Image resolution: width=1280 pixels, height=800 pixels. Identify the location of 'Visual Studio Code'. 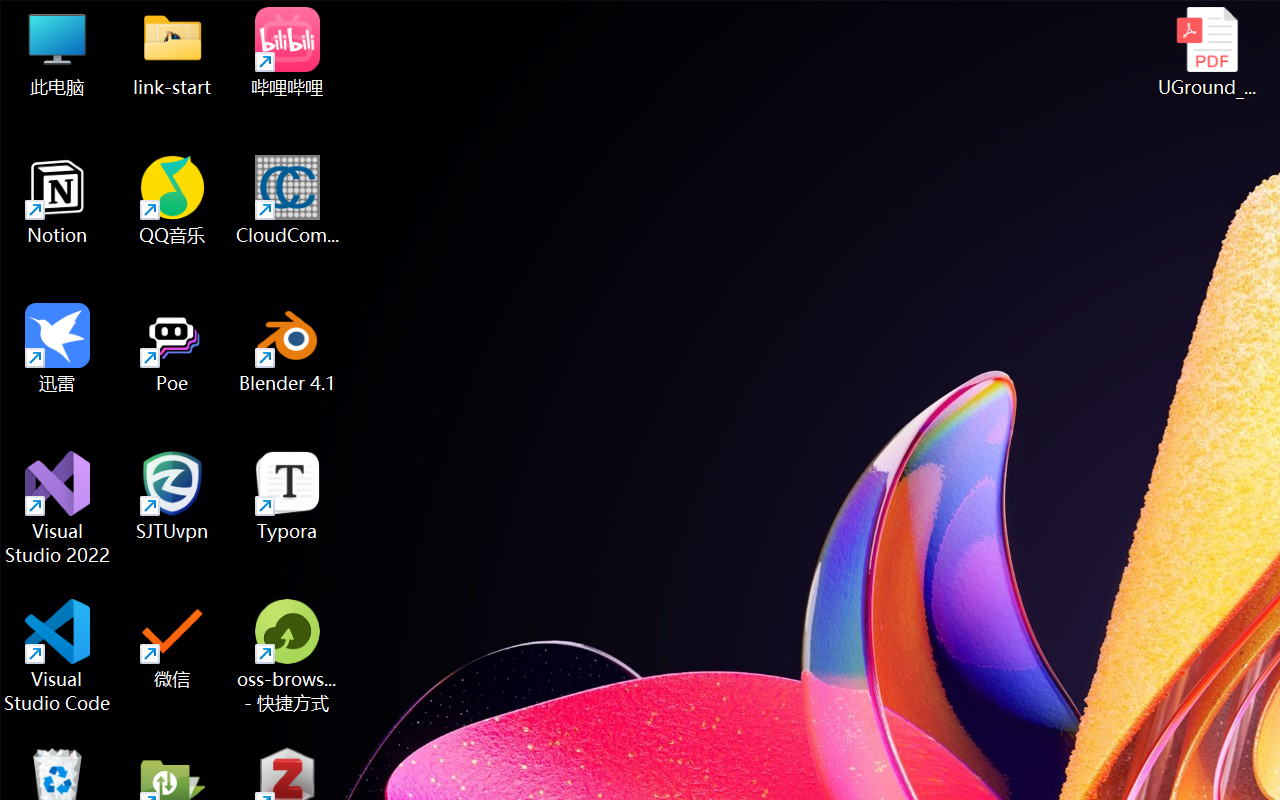
(57, 655).